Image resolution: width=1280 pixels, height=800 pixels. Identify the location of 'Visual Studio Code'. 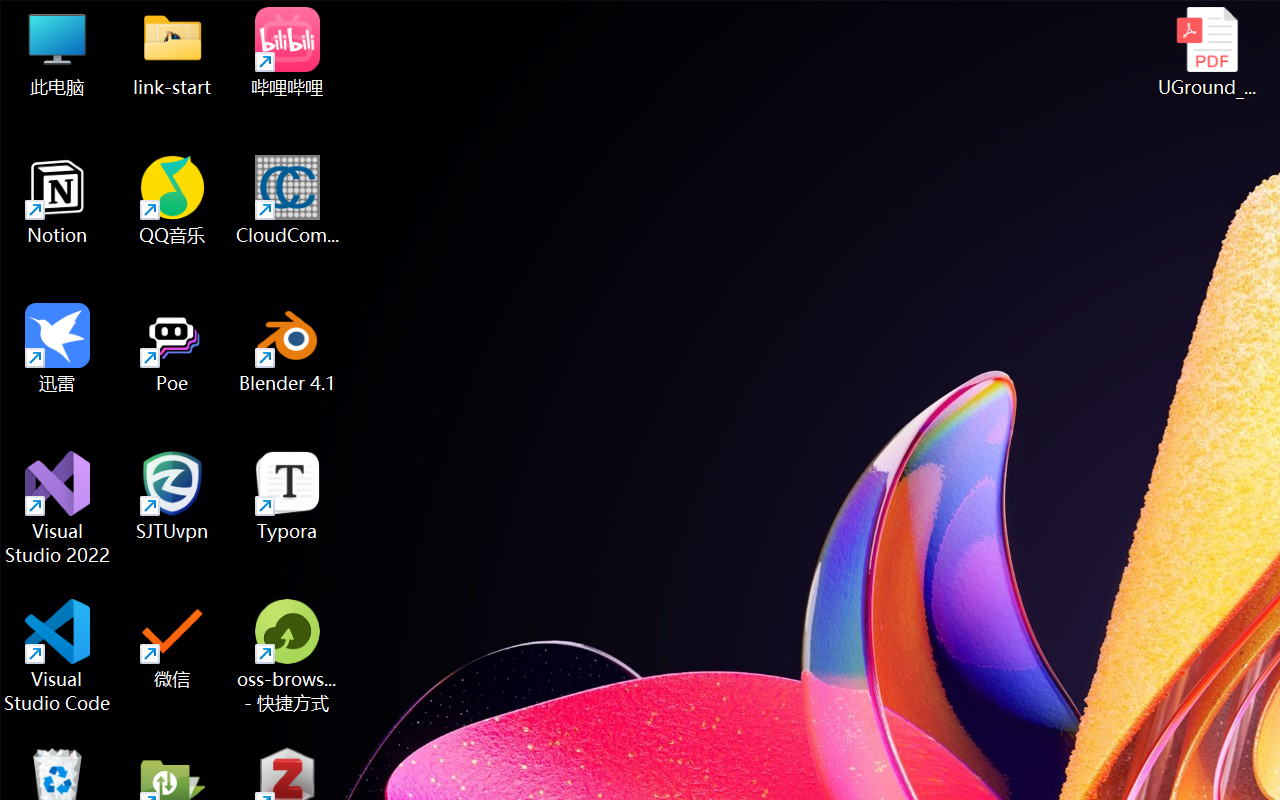
(57, 655).